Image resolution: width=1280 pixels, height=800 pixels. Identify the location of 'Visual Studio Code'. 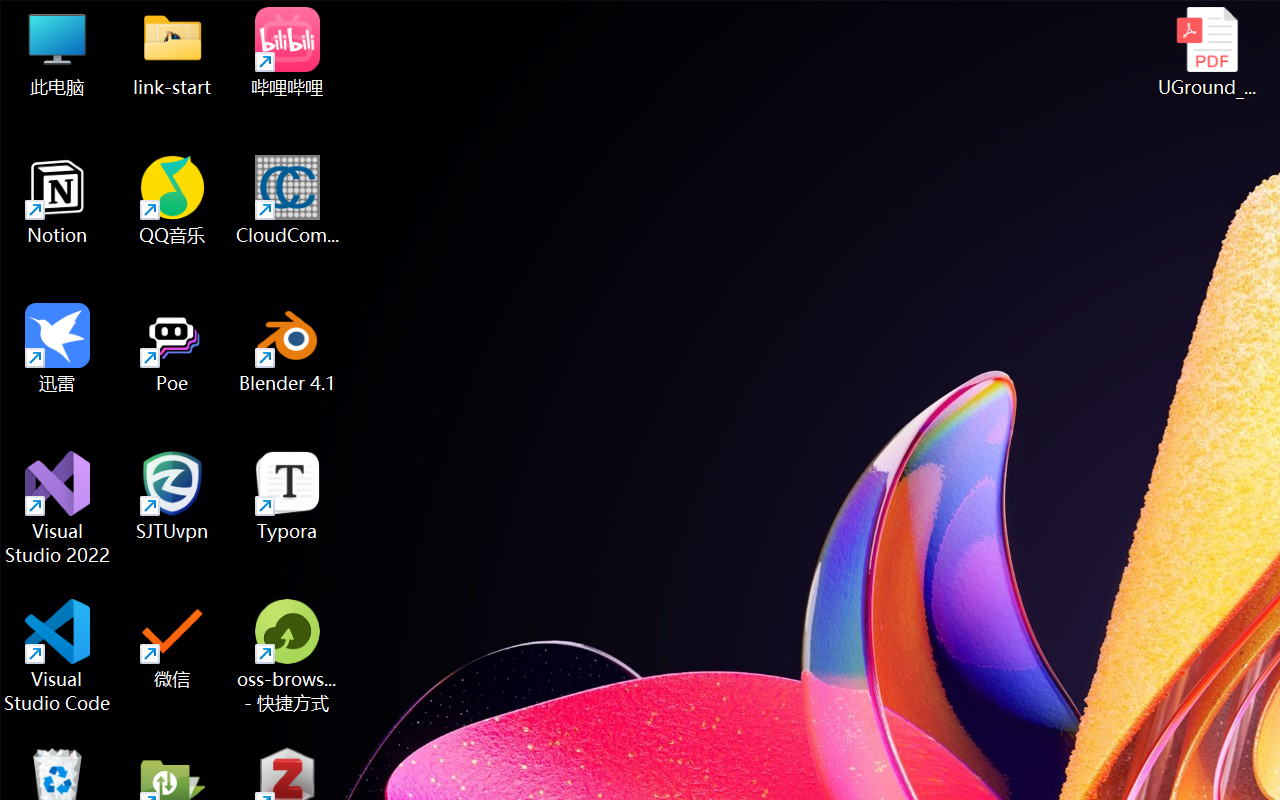
(57, 655).